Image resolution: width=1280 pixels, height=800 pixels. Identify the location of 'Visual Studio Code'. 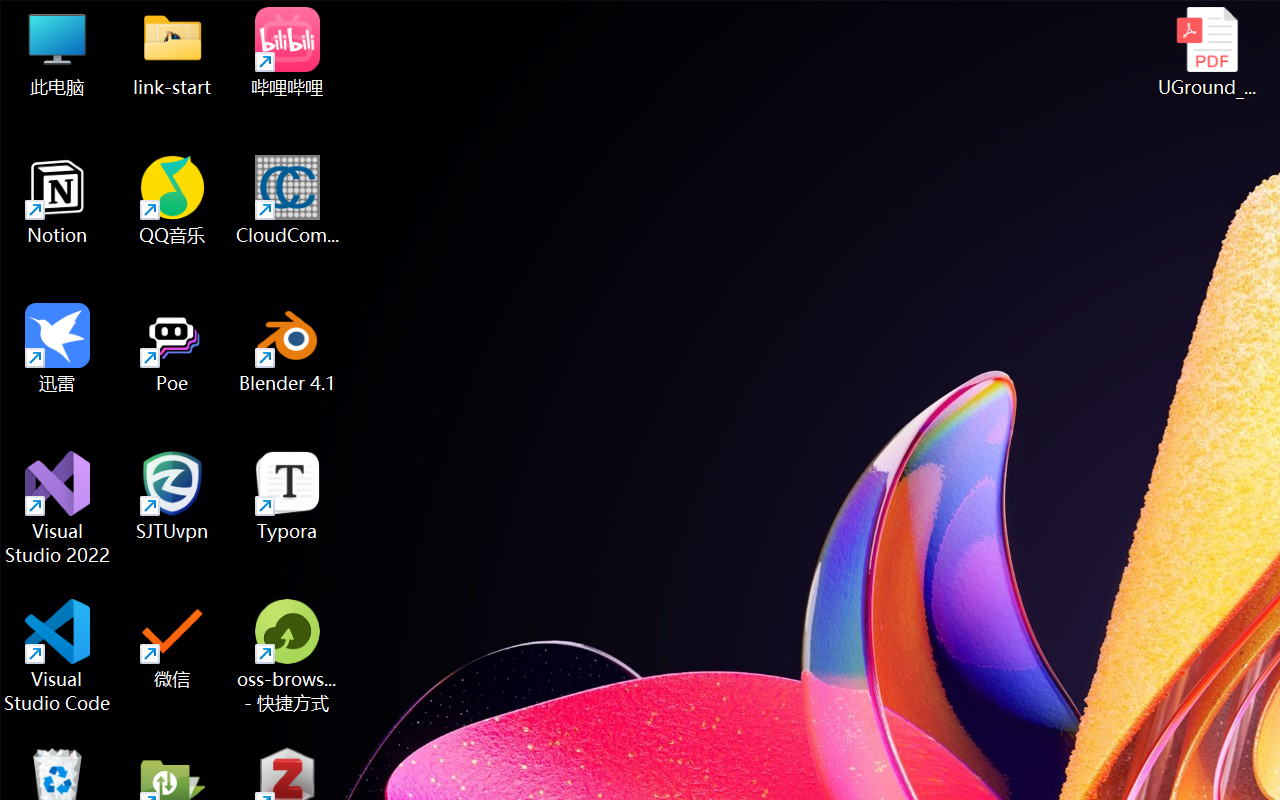
(57, 655).